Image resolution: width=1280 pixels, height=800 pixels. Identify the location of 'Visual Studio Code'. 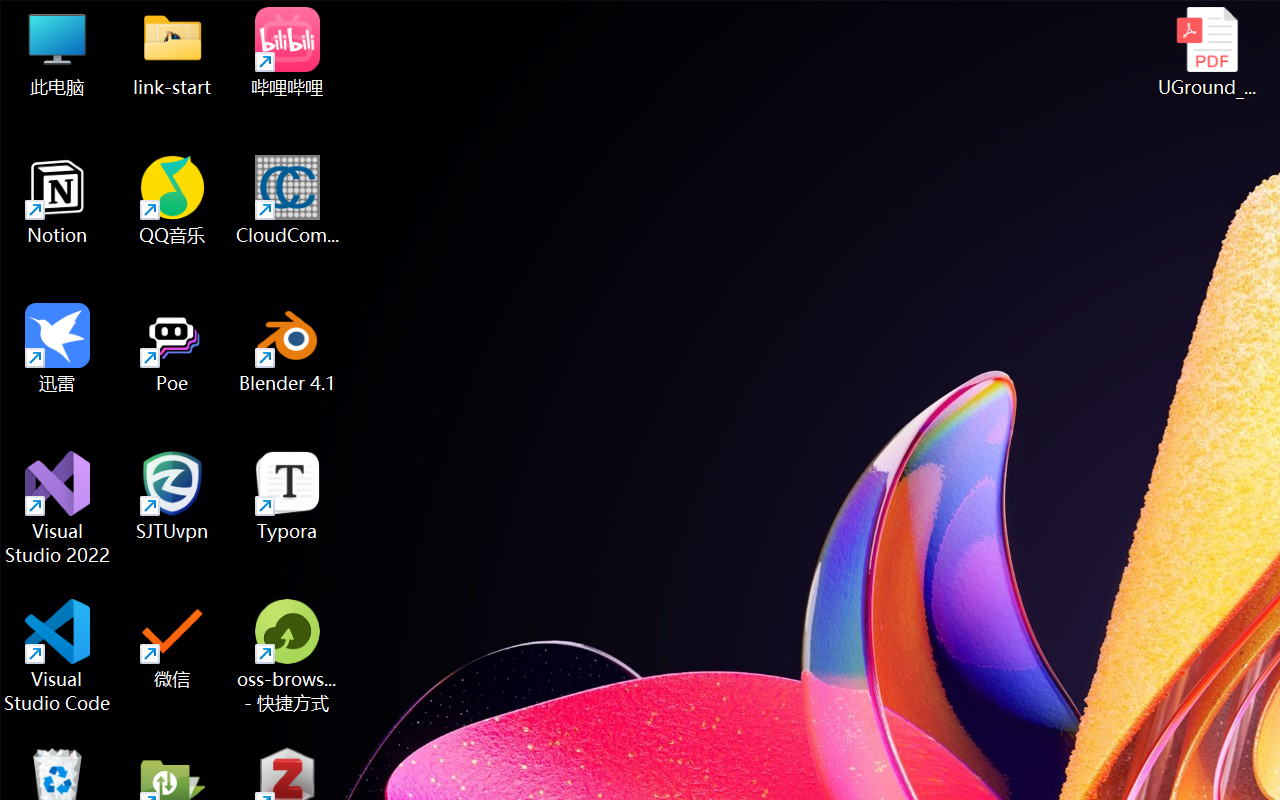
(57, 655).